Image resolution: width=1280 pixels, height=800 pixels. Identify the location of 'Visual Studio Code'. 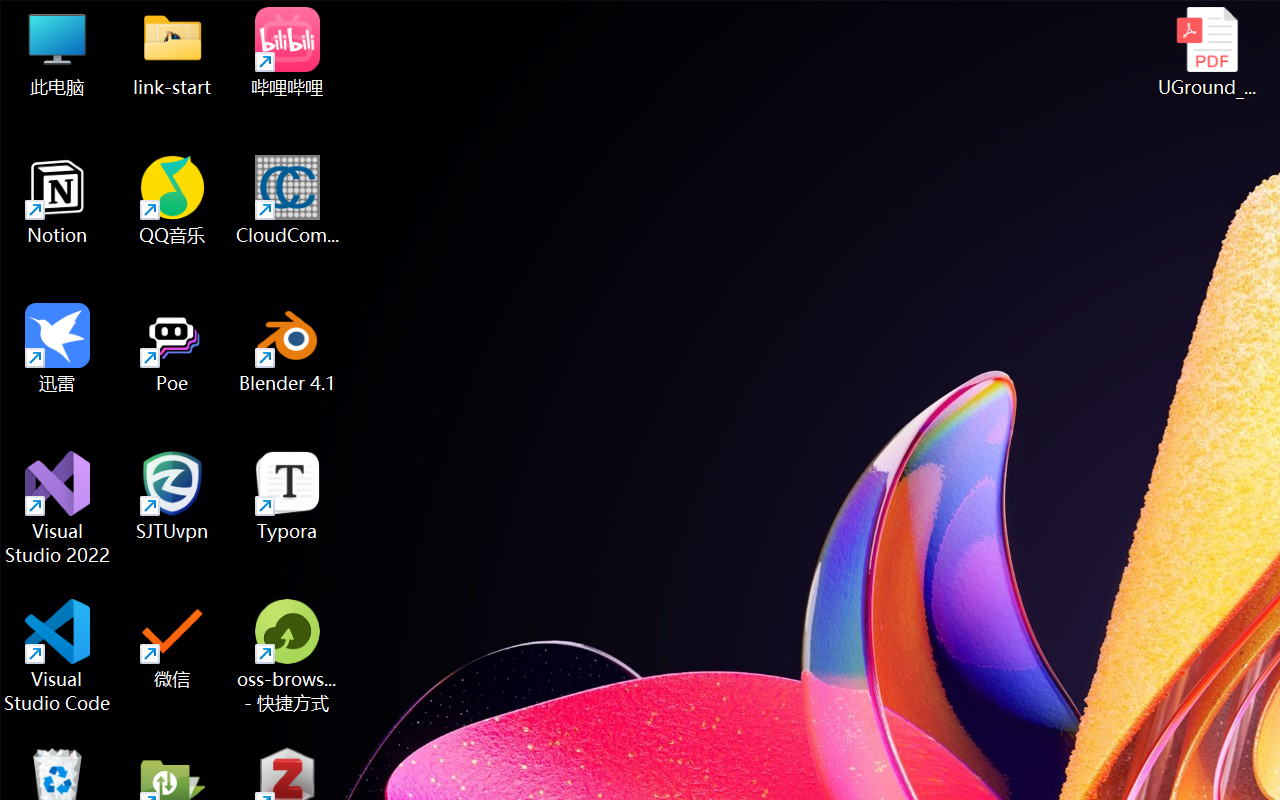
(57, 655).